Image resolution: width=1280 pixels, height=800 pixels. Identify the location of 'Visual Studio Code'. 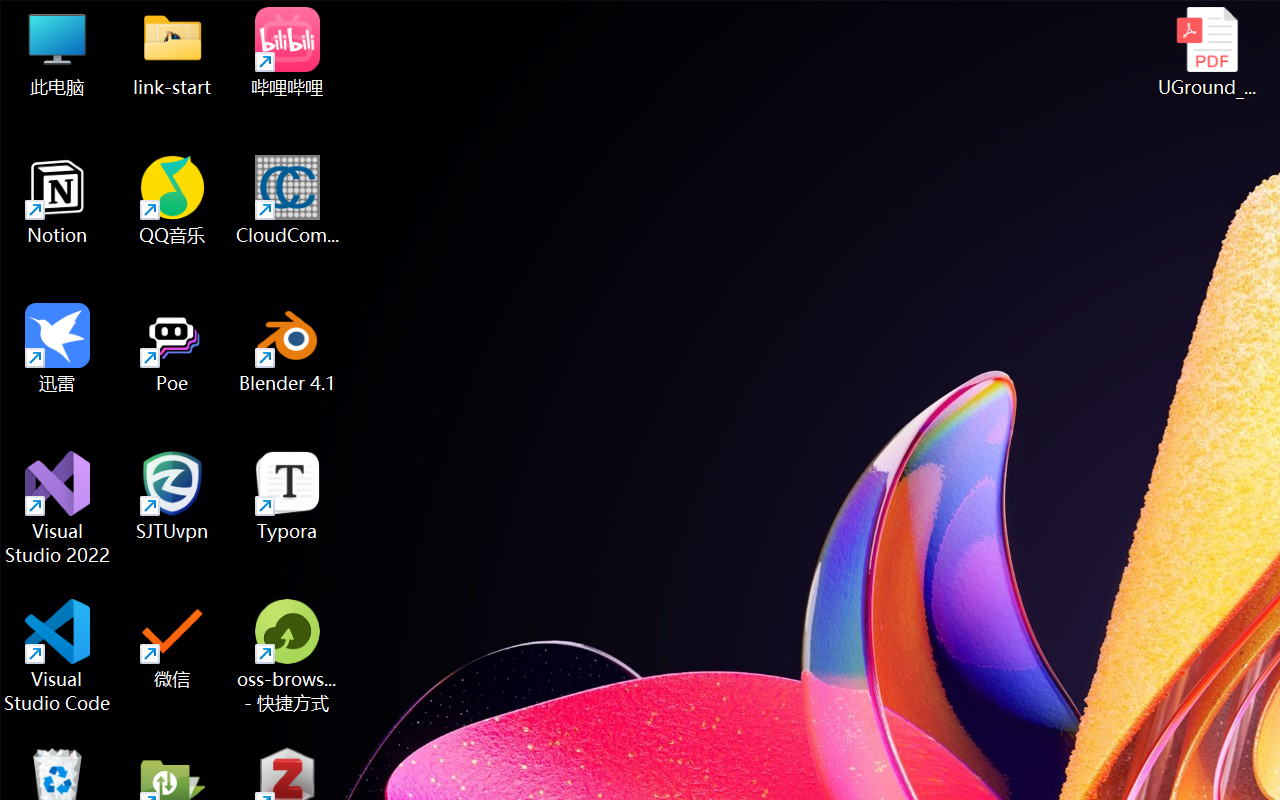
(57, 655).